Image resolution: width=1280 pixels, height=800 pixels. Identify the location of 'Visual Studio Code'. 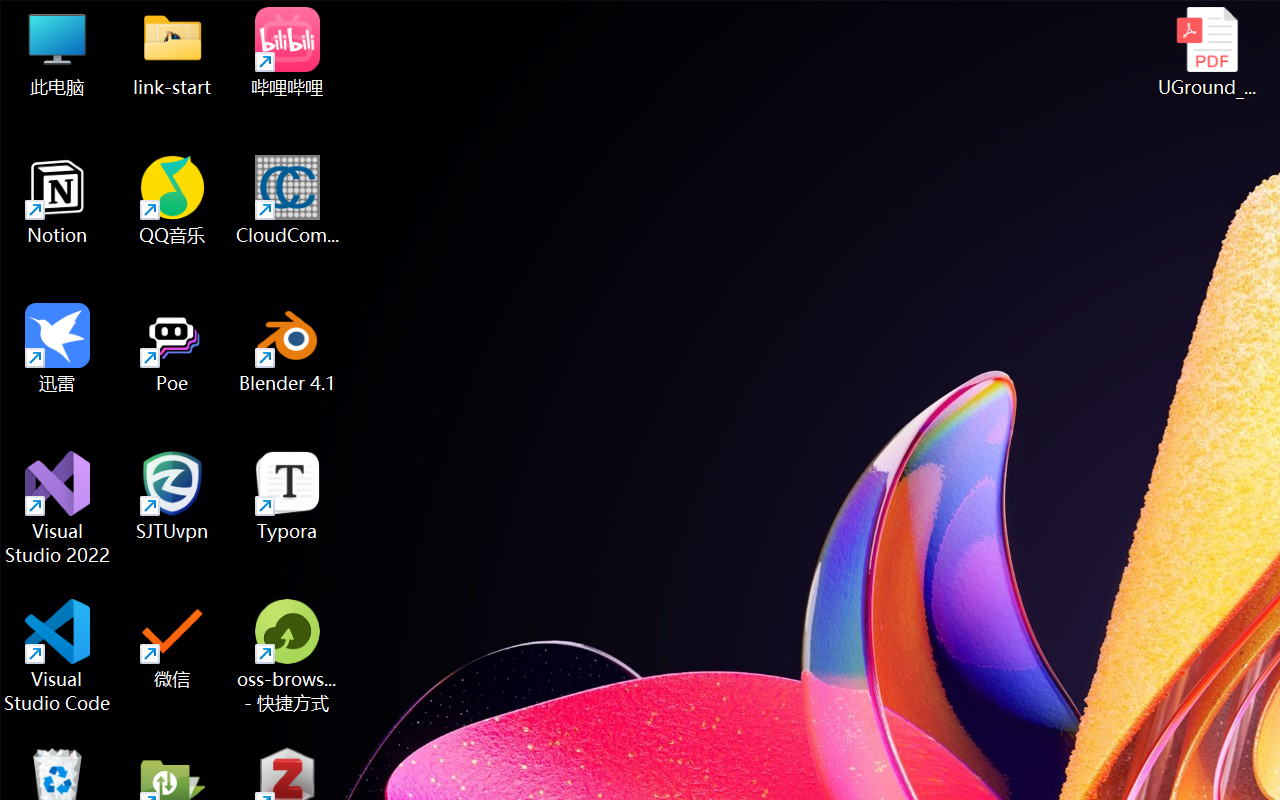
(57, 655).